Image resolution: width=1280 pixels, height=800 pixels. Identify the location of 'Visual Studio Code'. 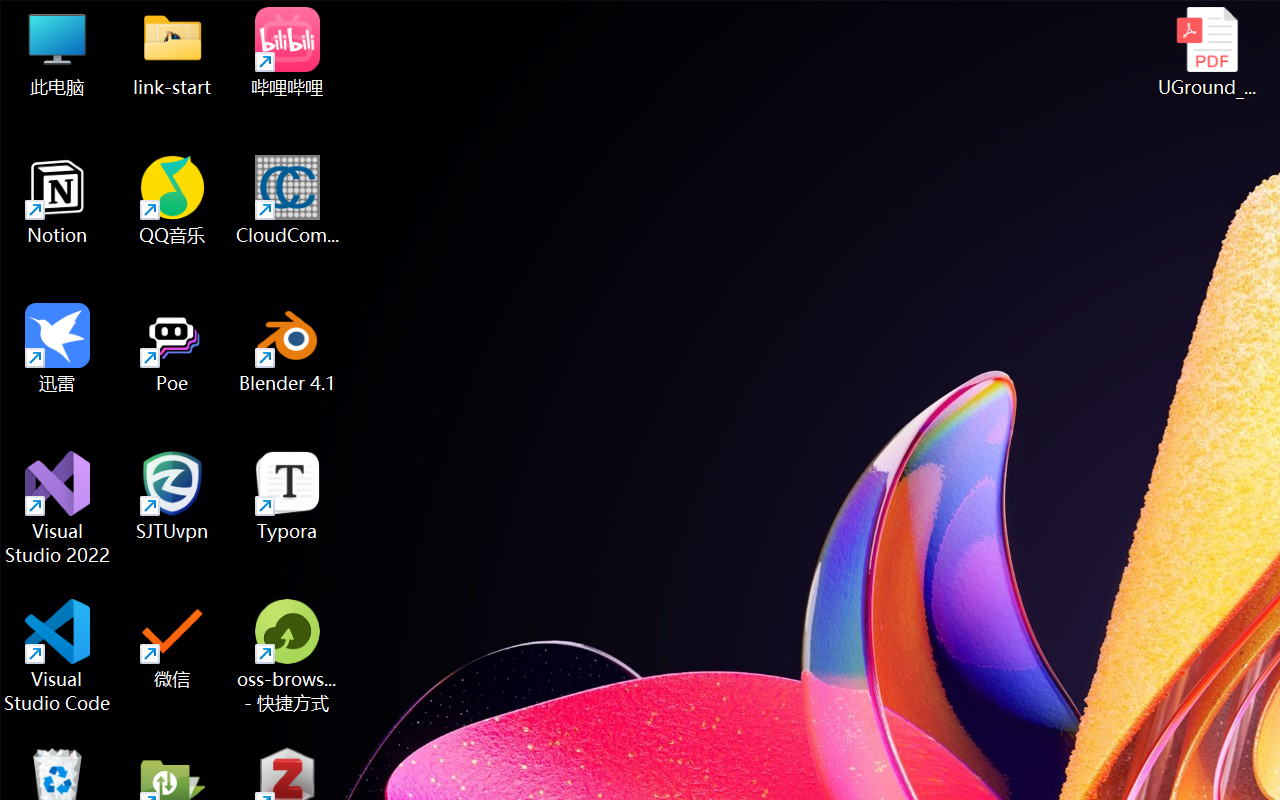
(57, 655).